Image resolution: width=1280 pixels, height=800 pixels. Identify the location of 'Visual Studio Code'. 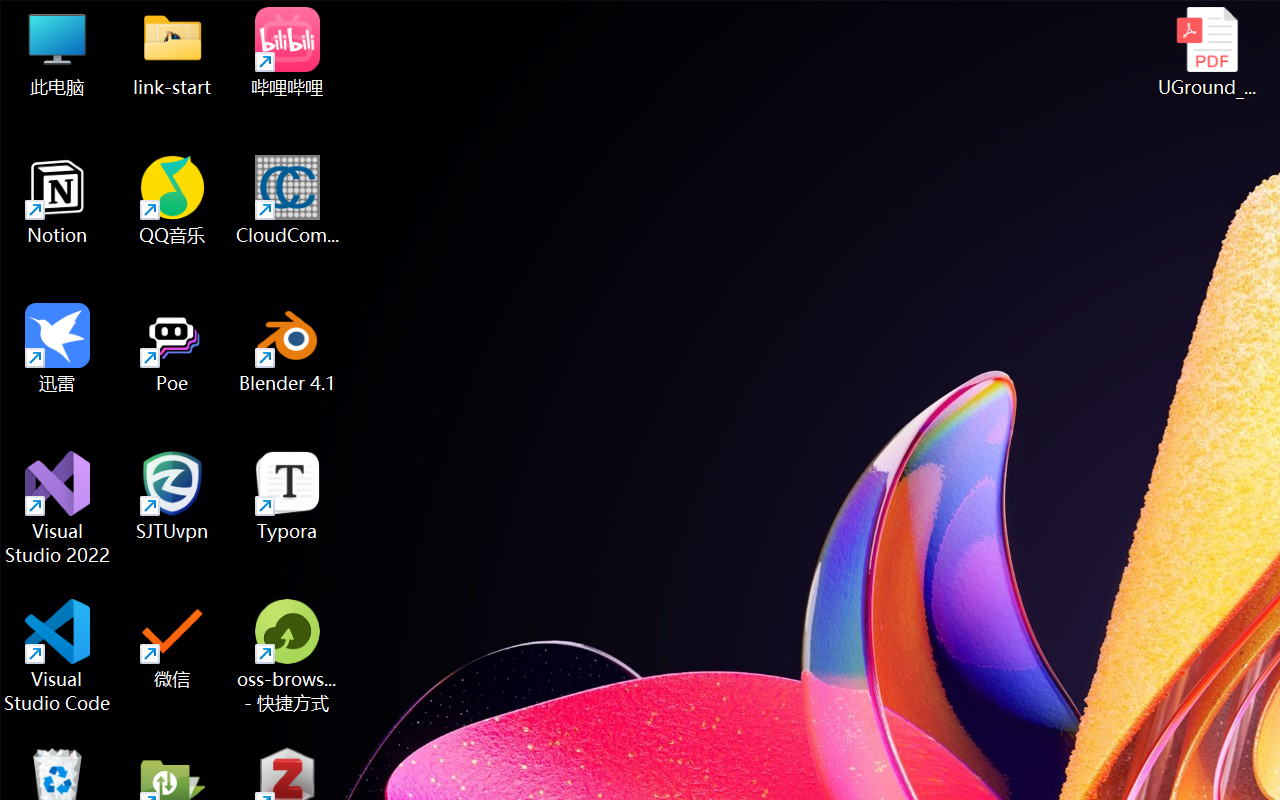
(57, 655).